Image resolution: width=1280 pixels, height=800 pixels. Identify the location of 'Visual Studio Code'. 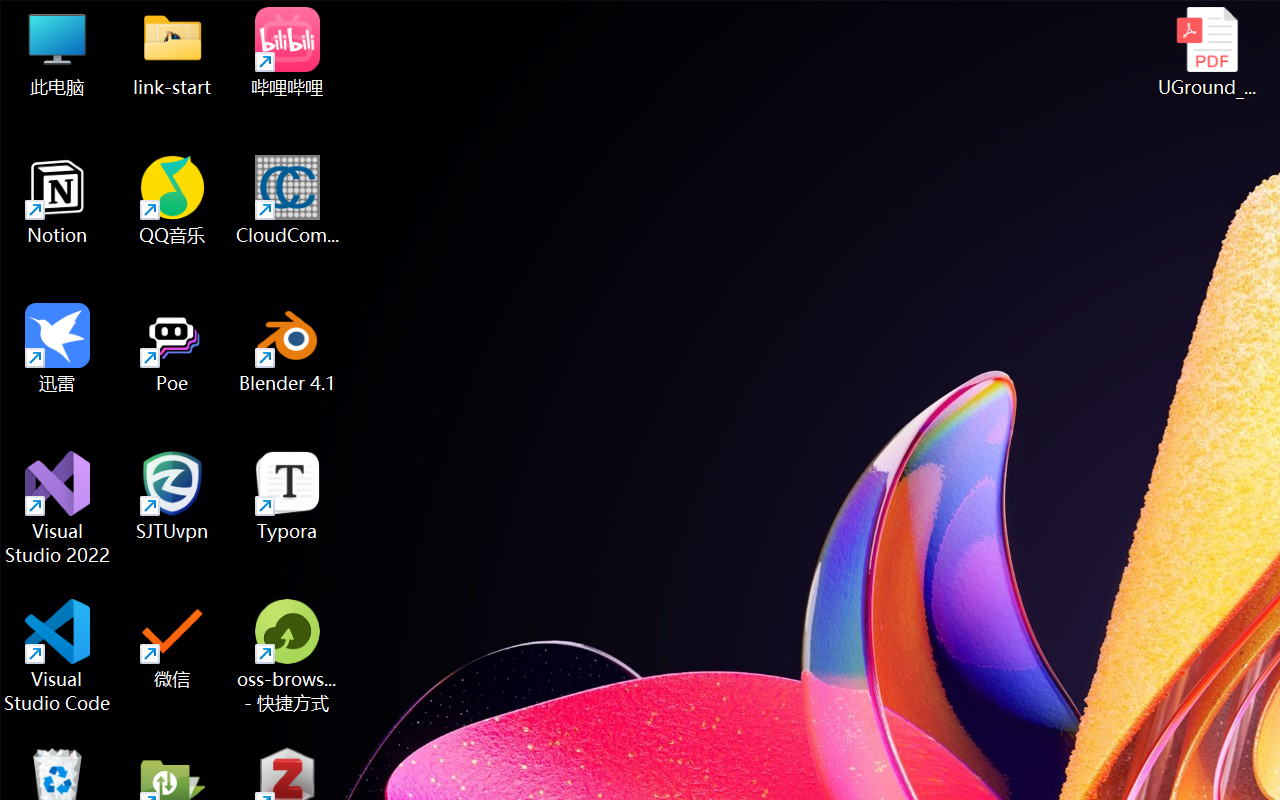
(57, 655).